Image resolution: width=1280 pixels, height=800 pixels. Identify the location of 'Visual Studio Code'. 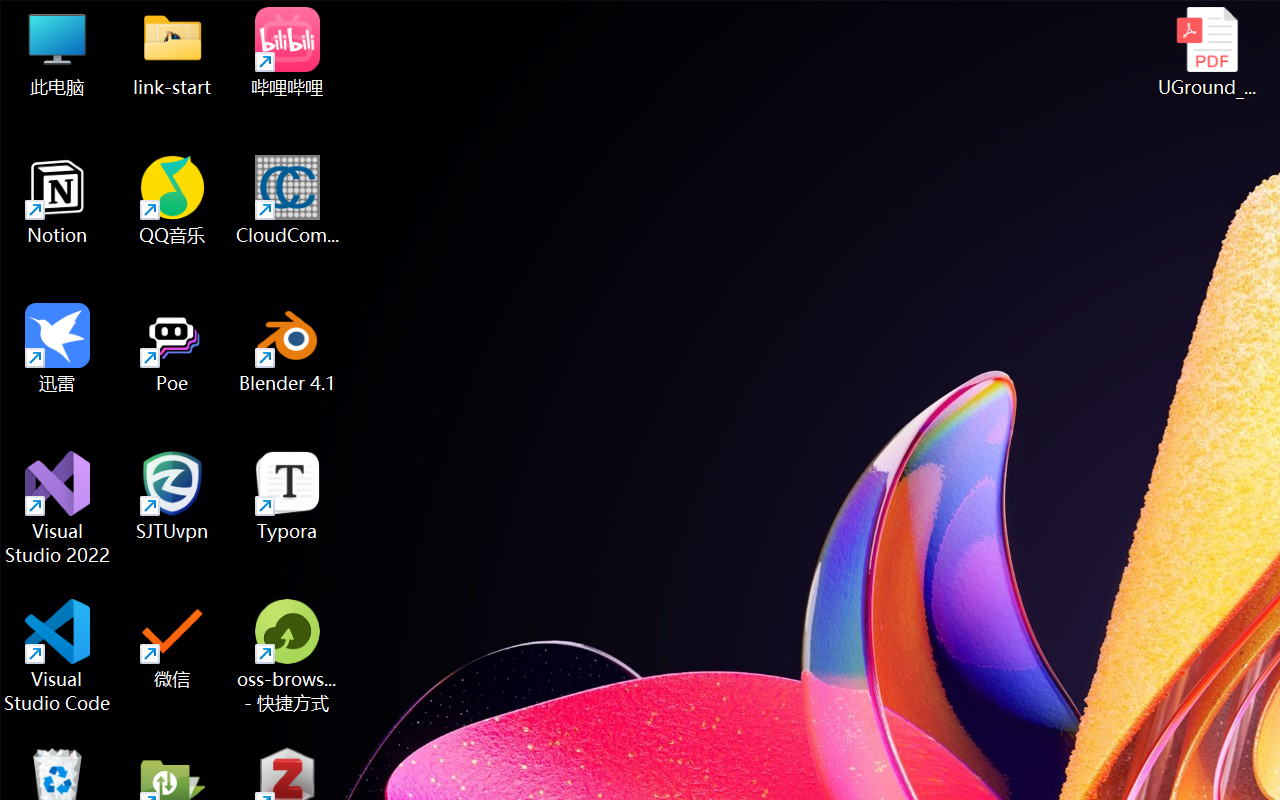
(57, 655).